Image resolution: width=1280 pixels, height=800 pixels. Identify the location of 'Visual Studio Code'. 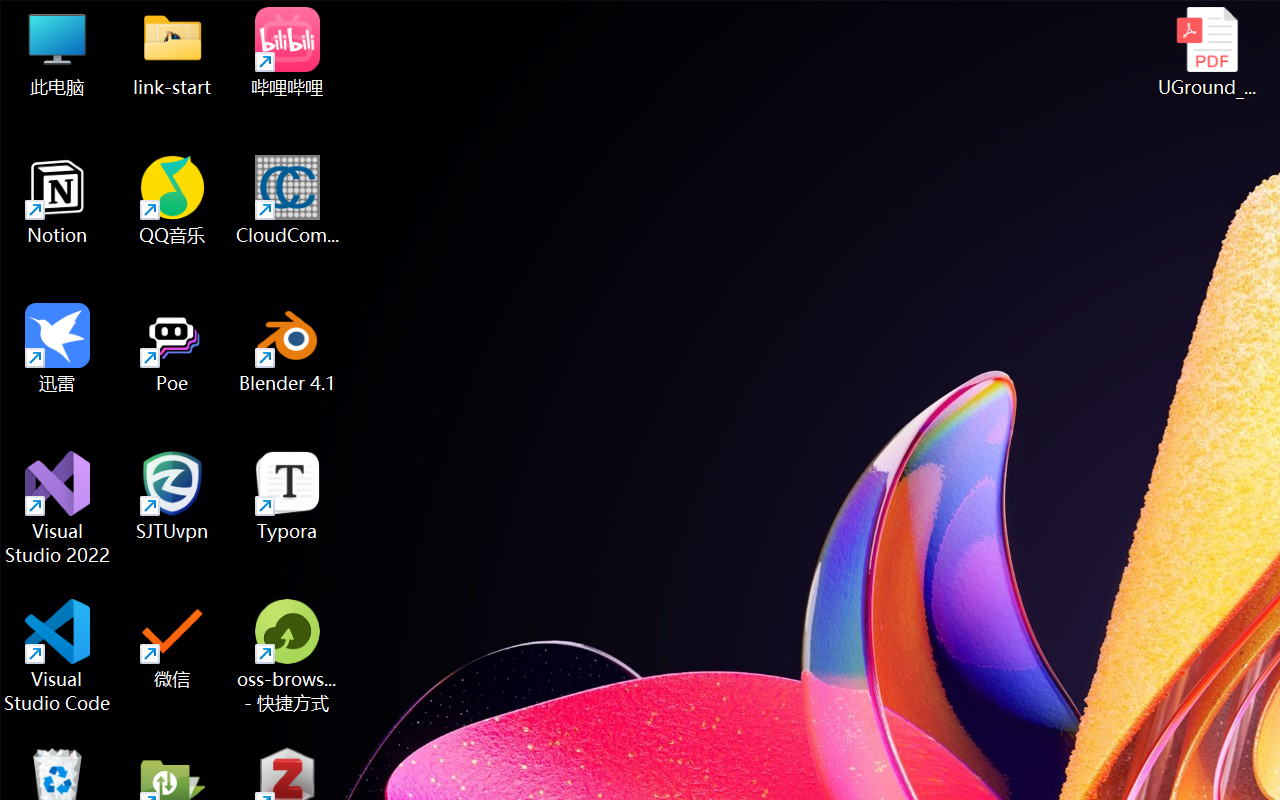
(57, 655).